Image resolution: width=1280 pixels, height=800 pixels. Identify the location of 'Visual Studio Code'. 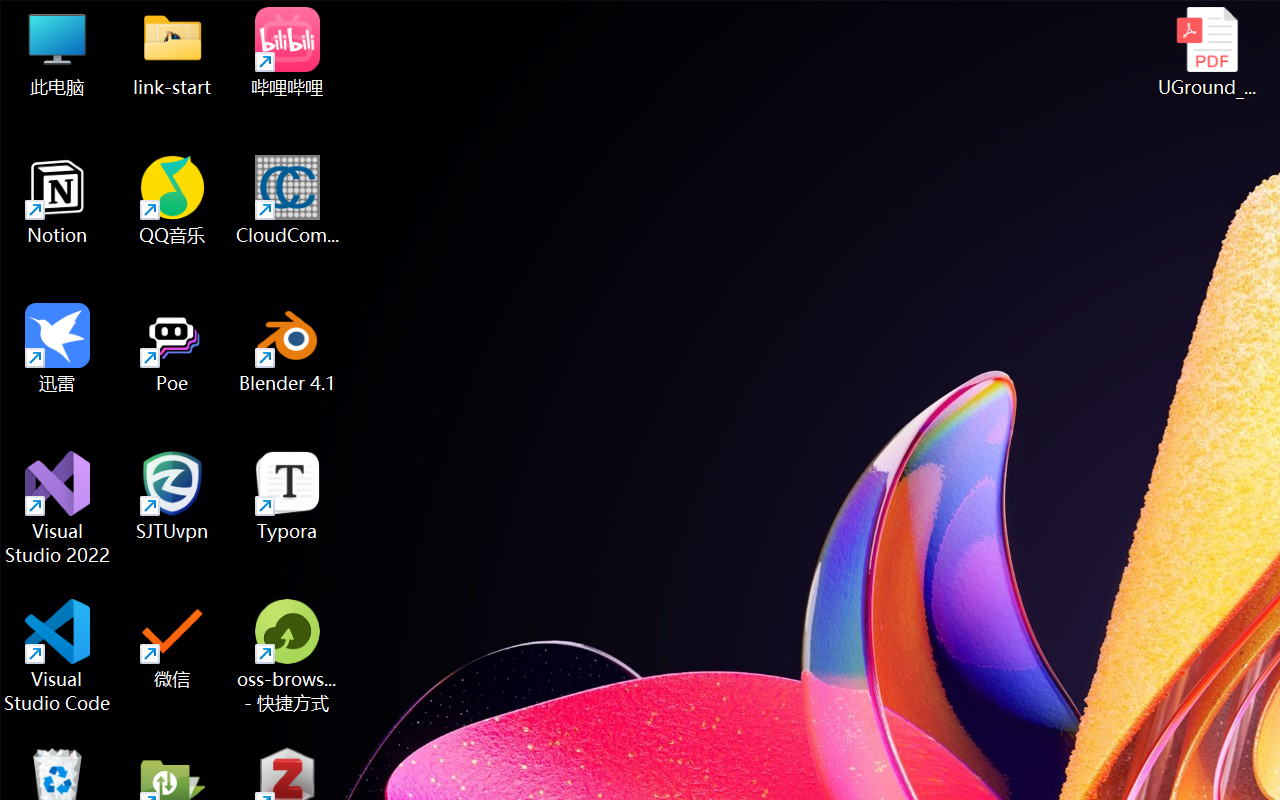
(57, 655).